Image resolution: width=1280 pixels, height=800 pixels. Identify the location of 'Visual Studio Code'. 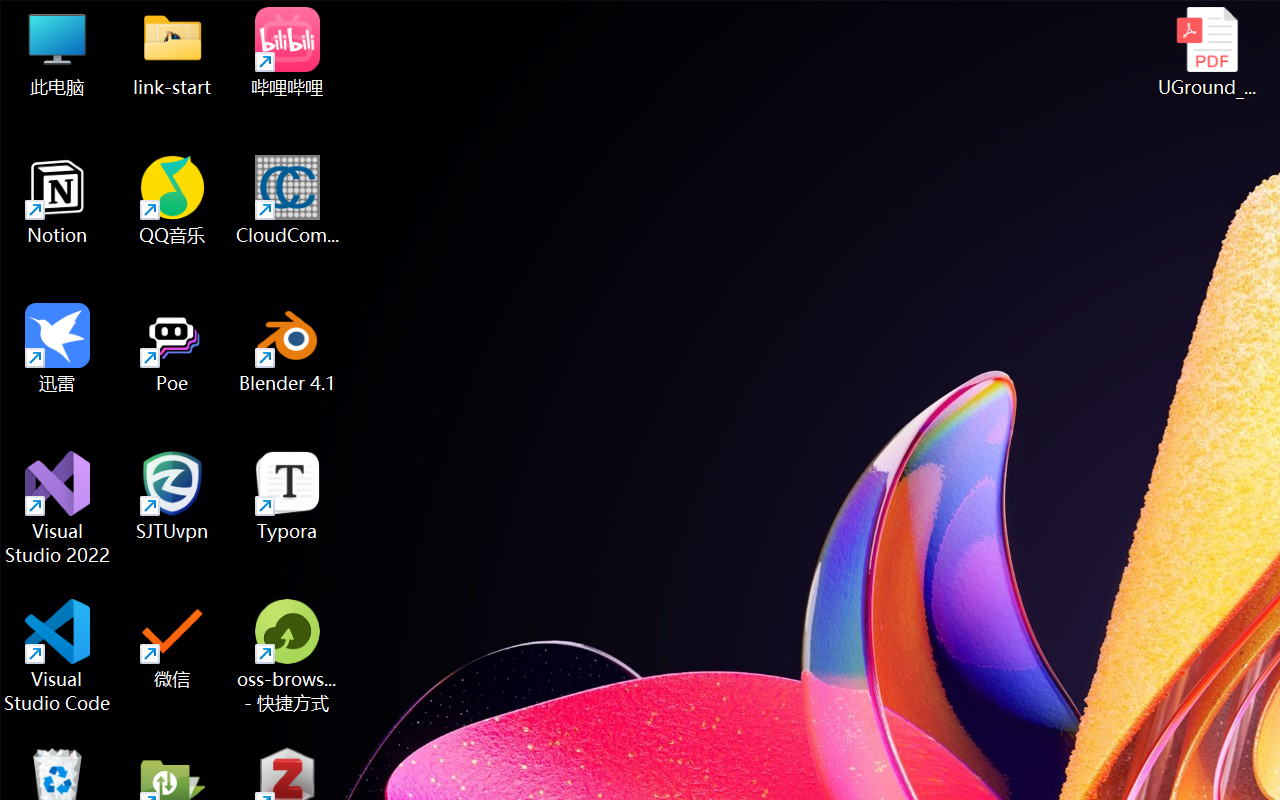
(57, 655).